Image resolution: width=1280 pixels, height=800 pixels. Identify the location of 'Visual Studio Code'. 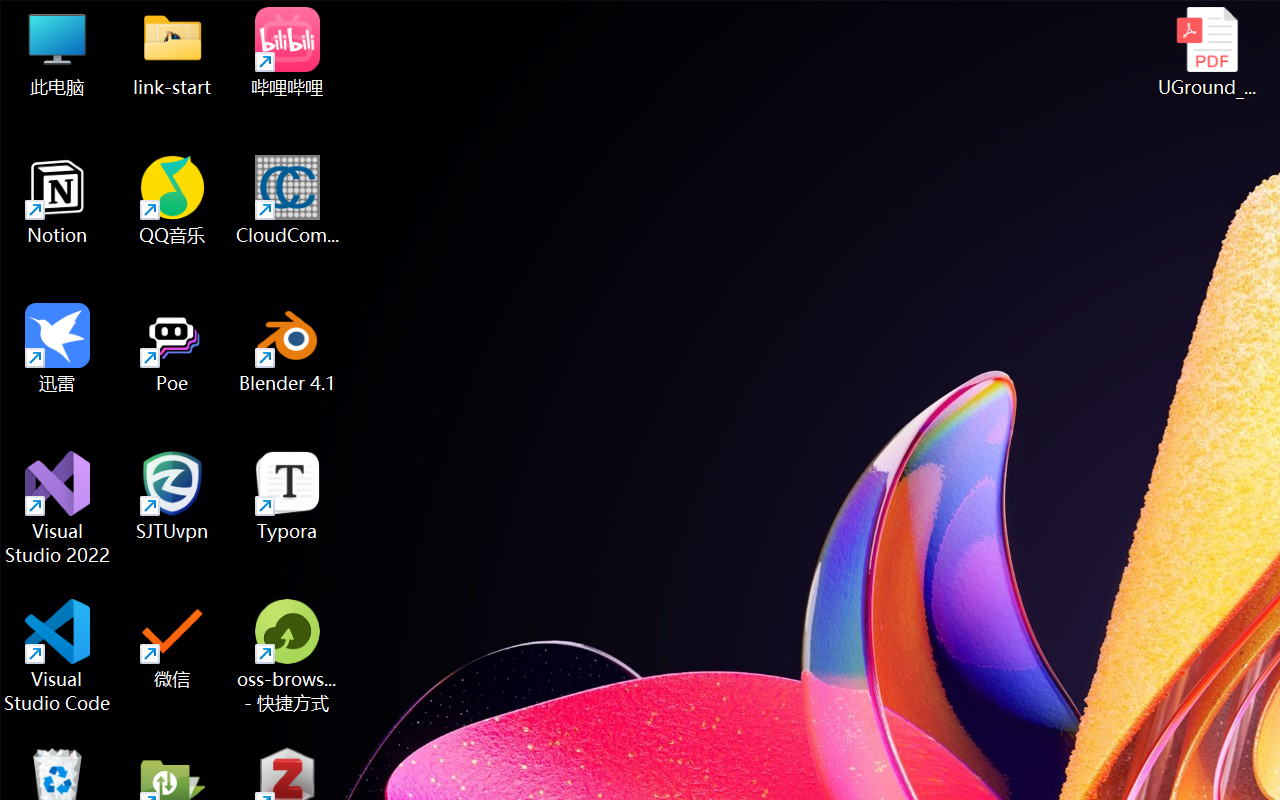
(57, 655).